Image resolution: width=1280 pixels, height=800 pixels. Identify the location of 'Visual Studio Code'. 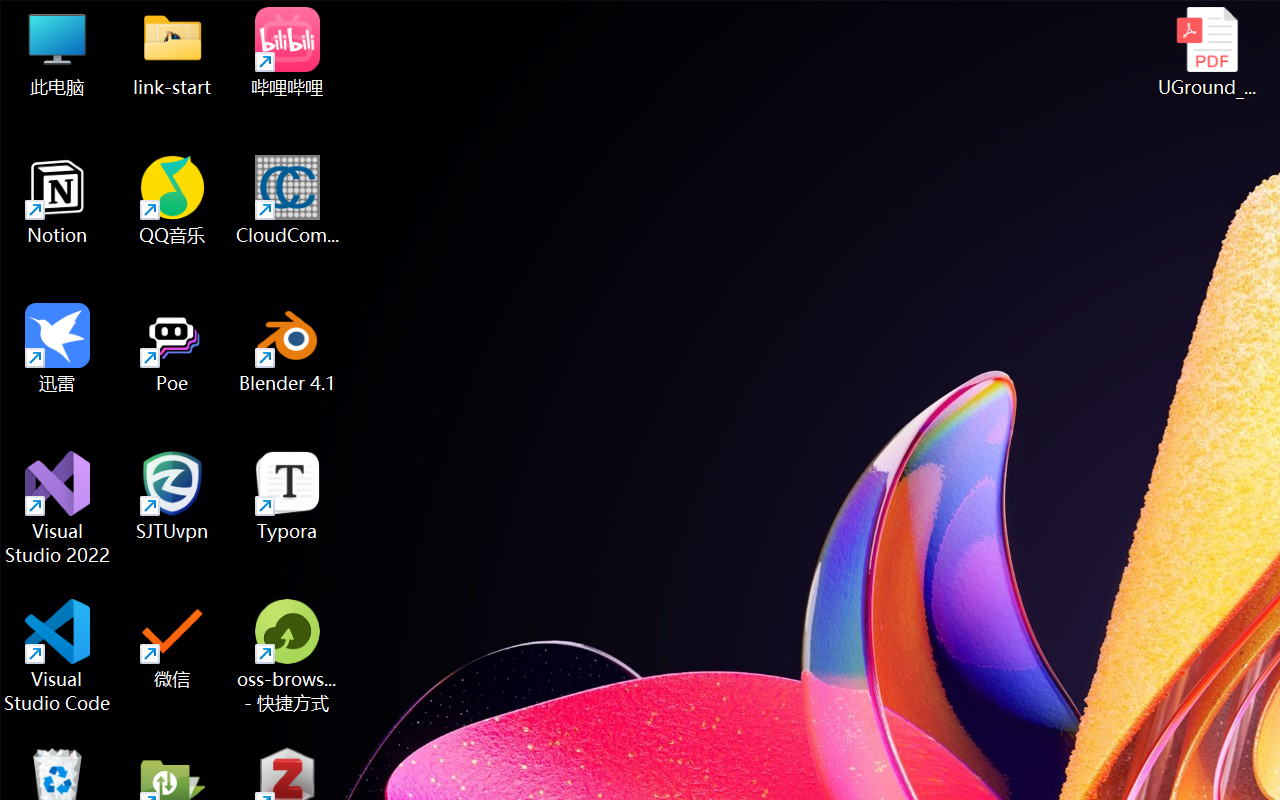
(57, 655).